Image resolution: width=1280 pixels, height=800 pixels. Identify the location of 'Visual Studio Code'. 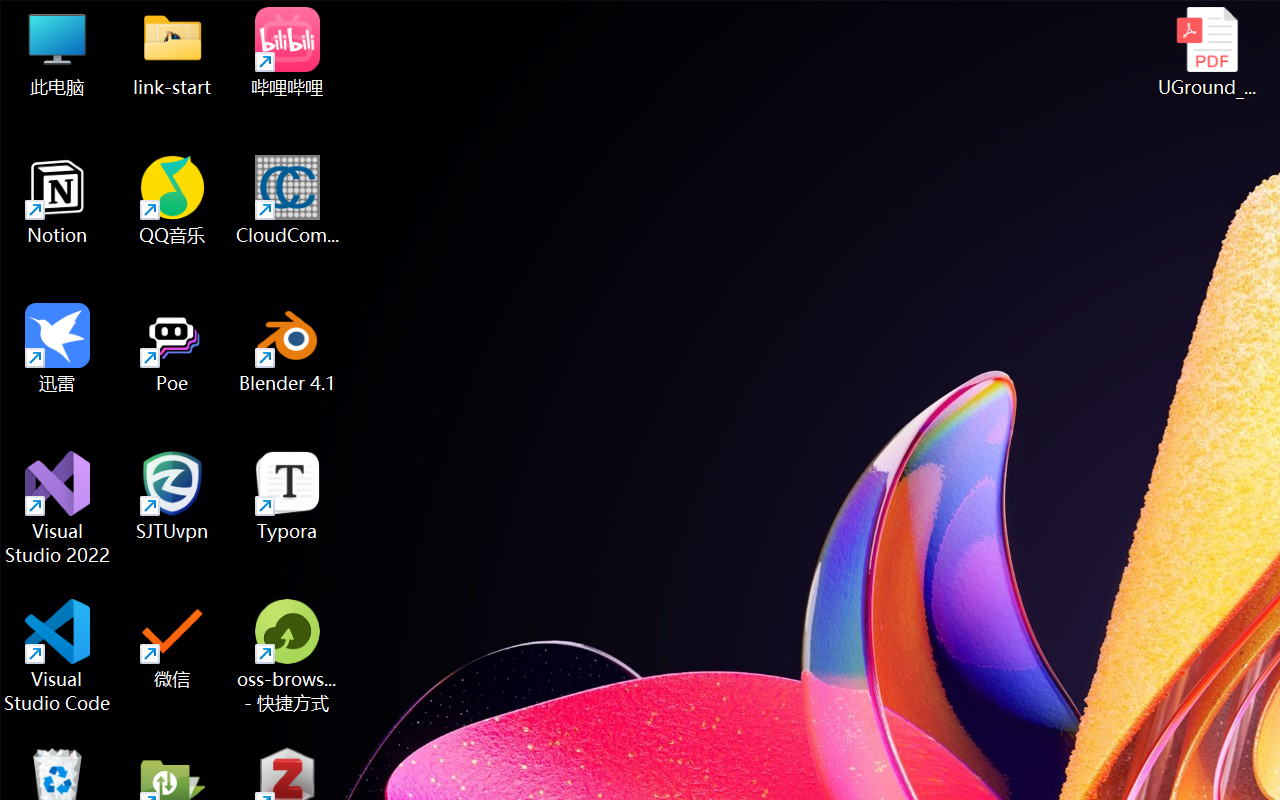
(57, 655).